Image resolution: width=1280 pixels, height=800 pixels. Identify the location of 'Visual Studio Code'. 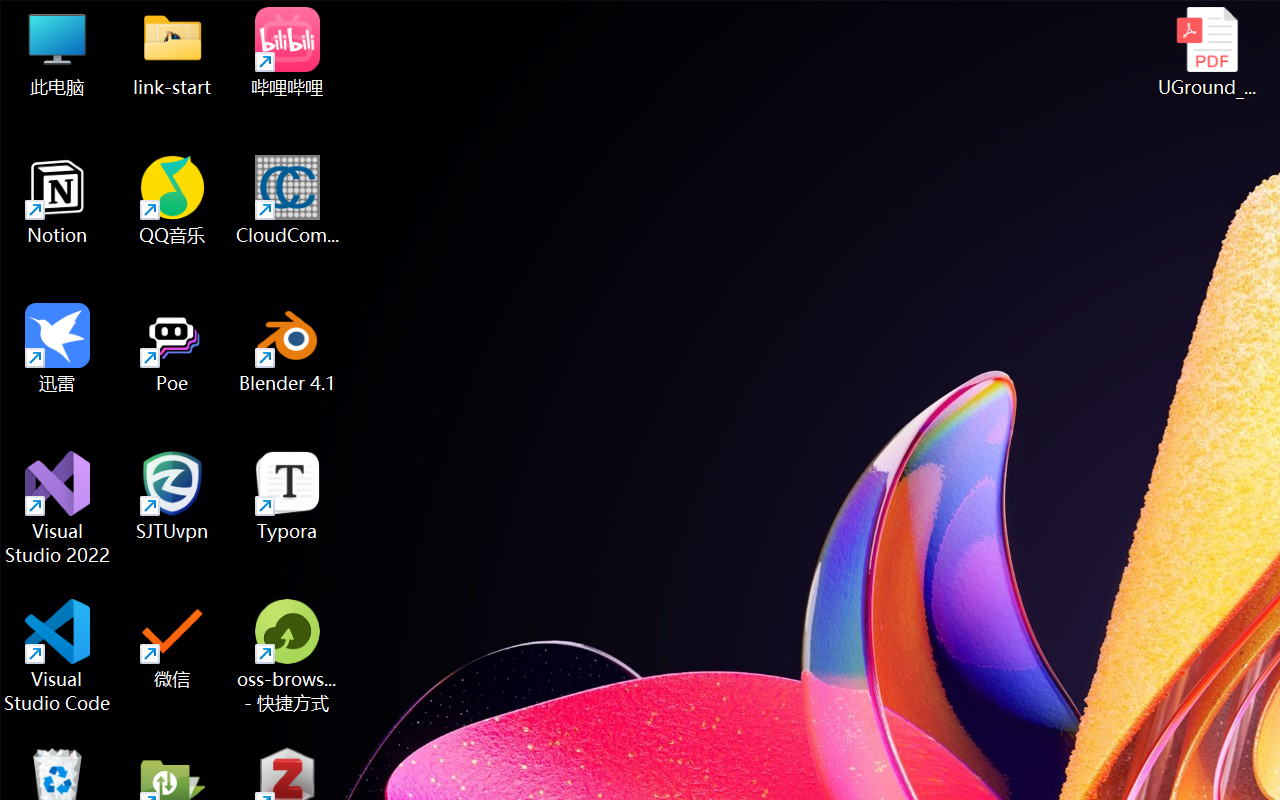
(57, 655).